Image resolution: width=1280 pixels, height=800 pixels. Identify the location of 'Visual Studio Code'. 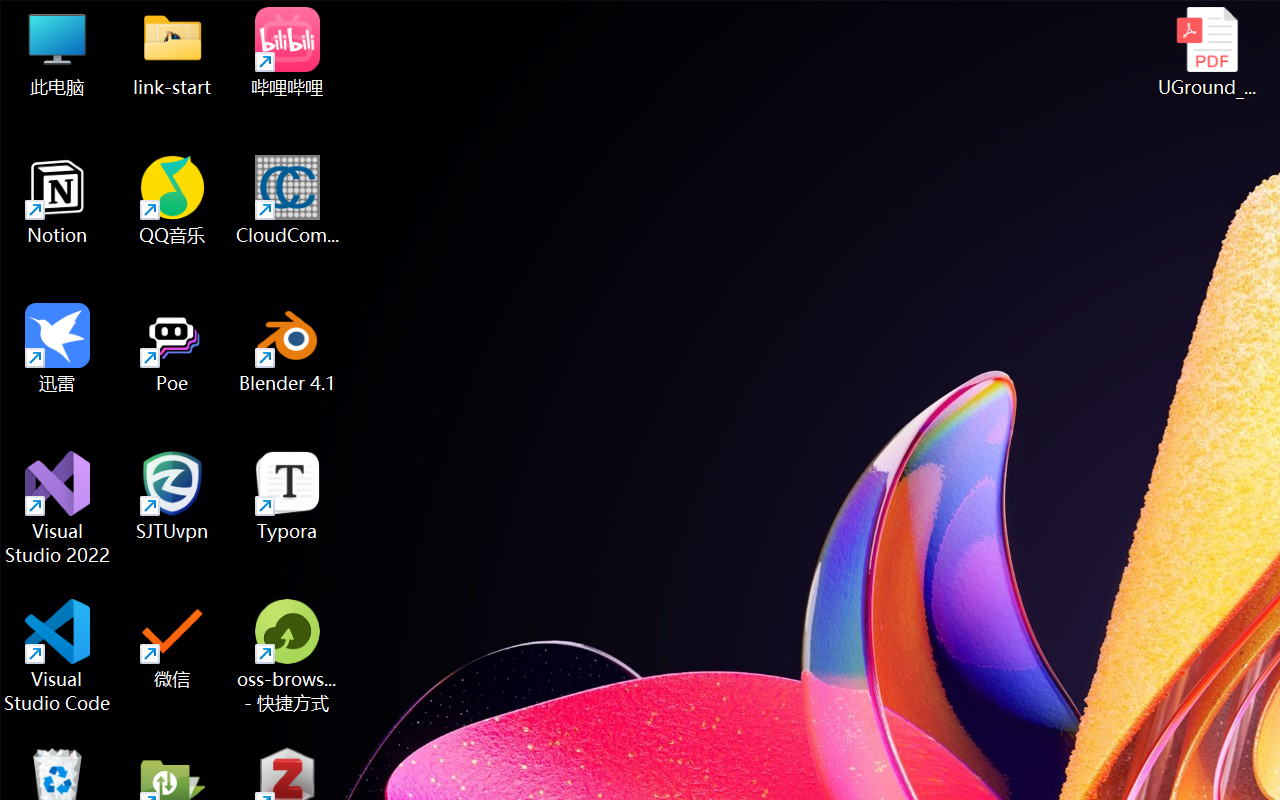
(57, 655).